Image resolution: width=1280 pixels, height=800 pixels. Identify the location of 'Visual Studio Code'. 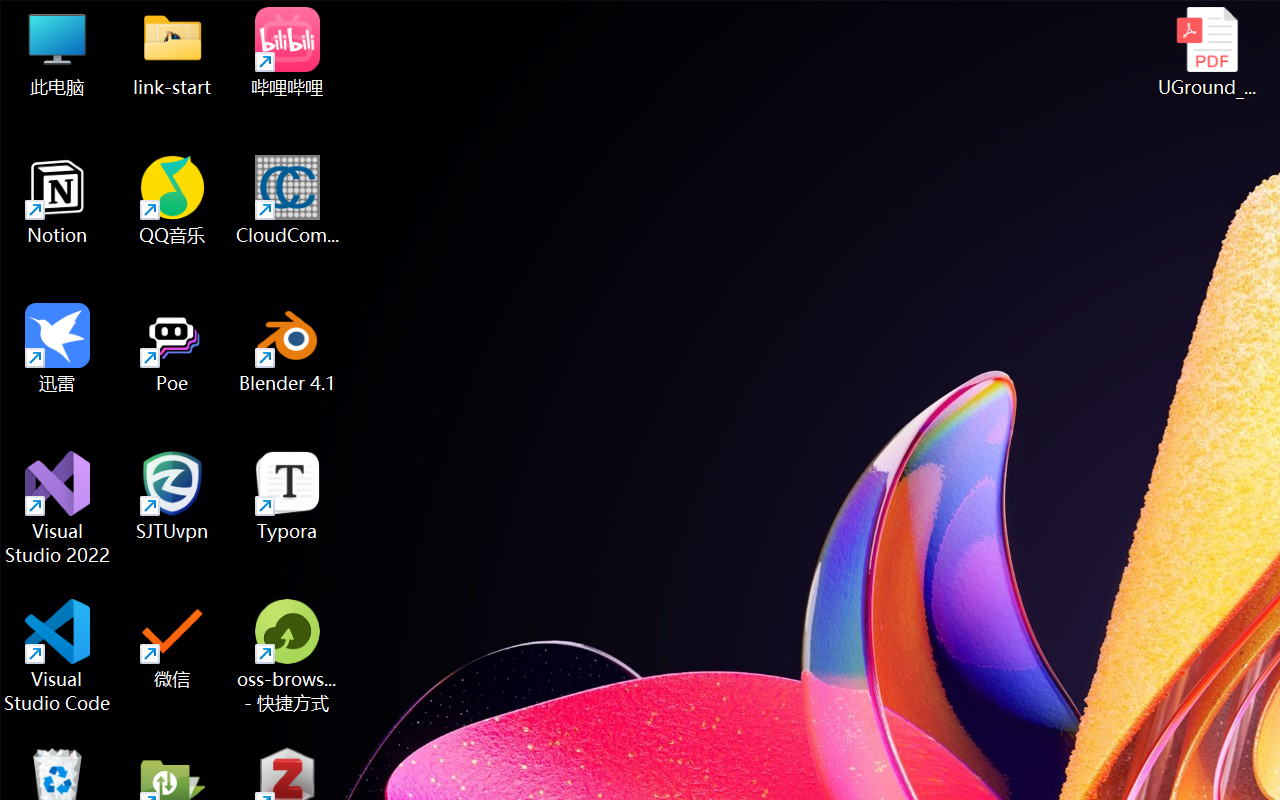
(57, 655).